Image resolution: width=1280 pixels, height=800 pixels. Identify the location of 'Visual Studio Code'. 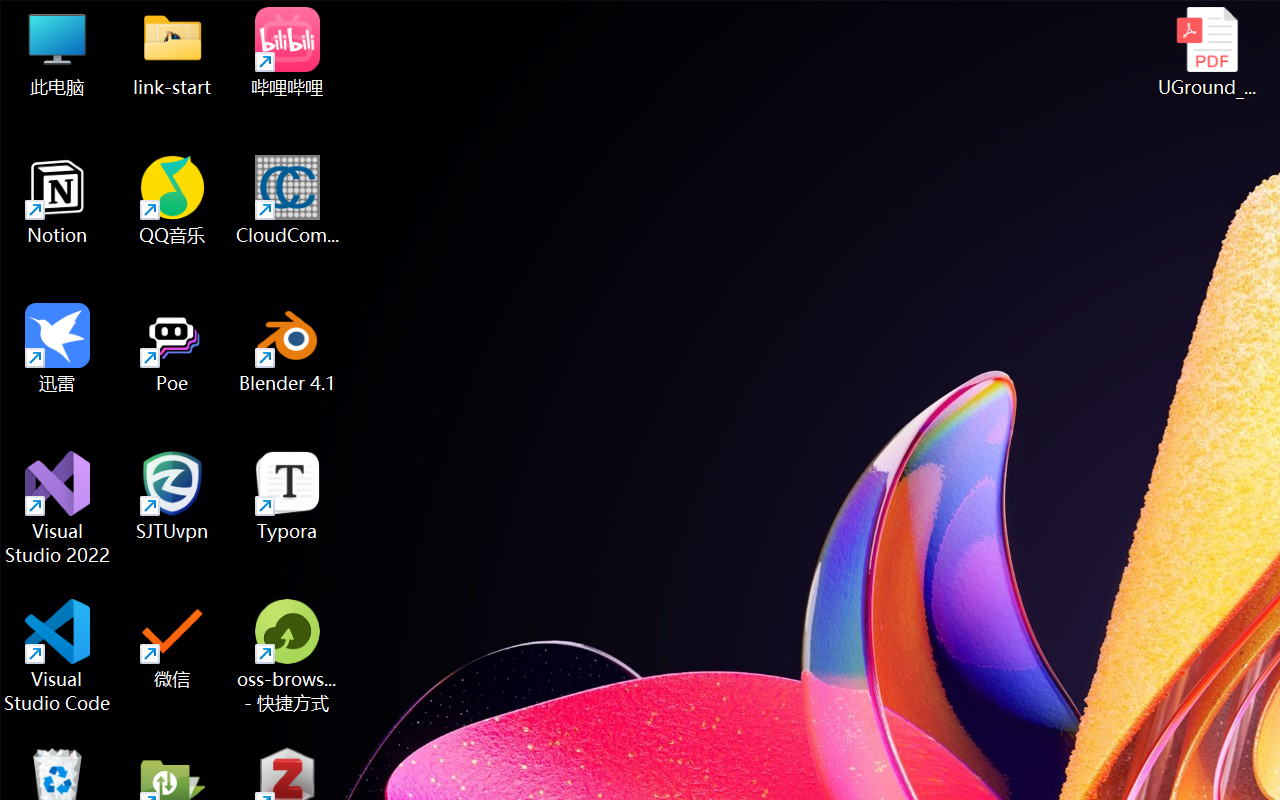
(57, 655).